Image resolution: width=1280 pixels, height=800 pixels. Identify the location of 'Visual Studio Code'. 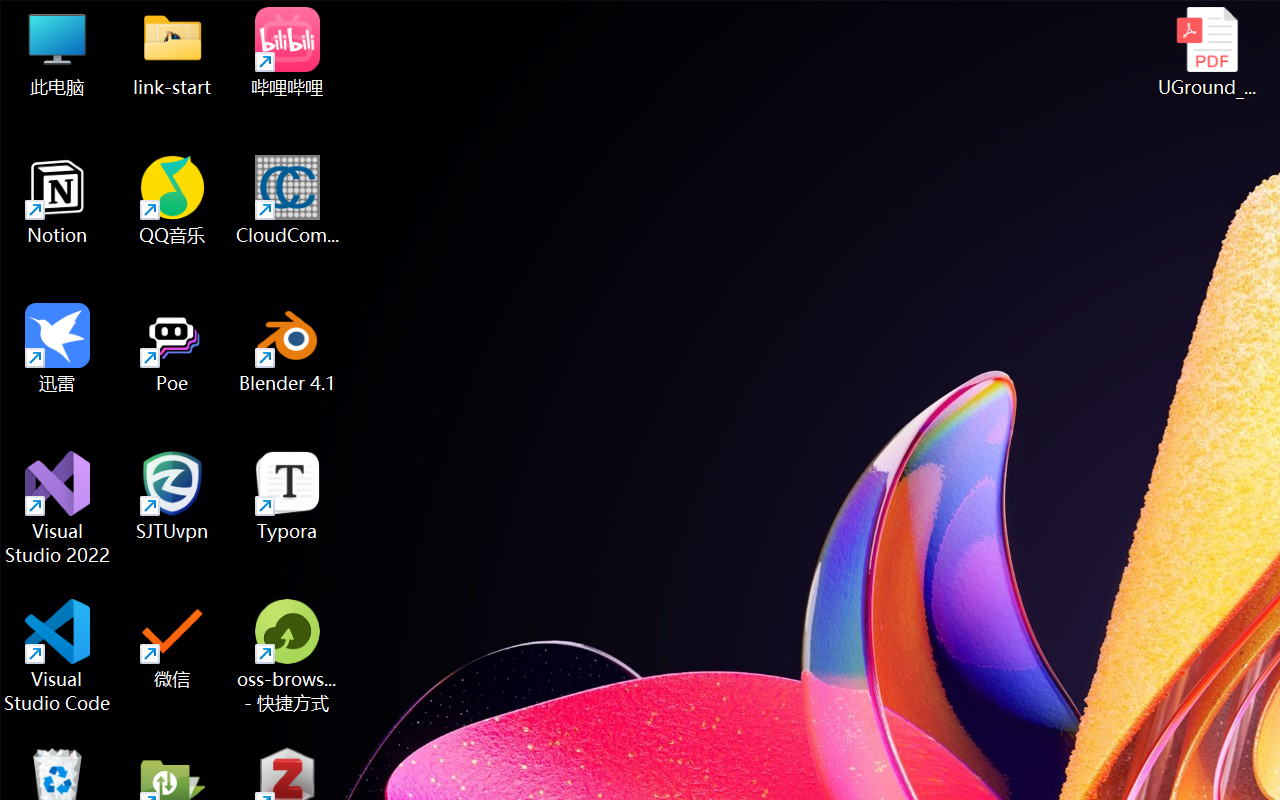
(57, 655).